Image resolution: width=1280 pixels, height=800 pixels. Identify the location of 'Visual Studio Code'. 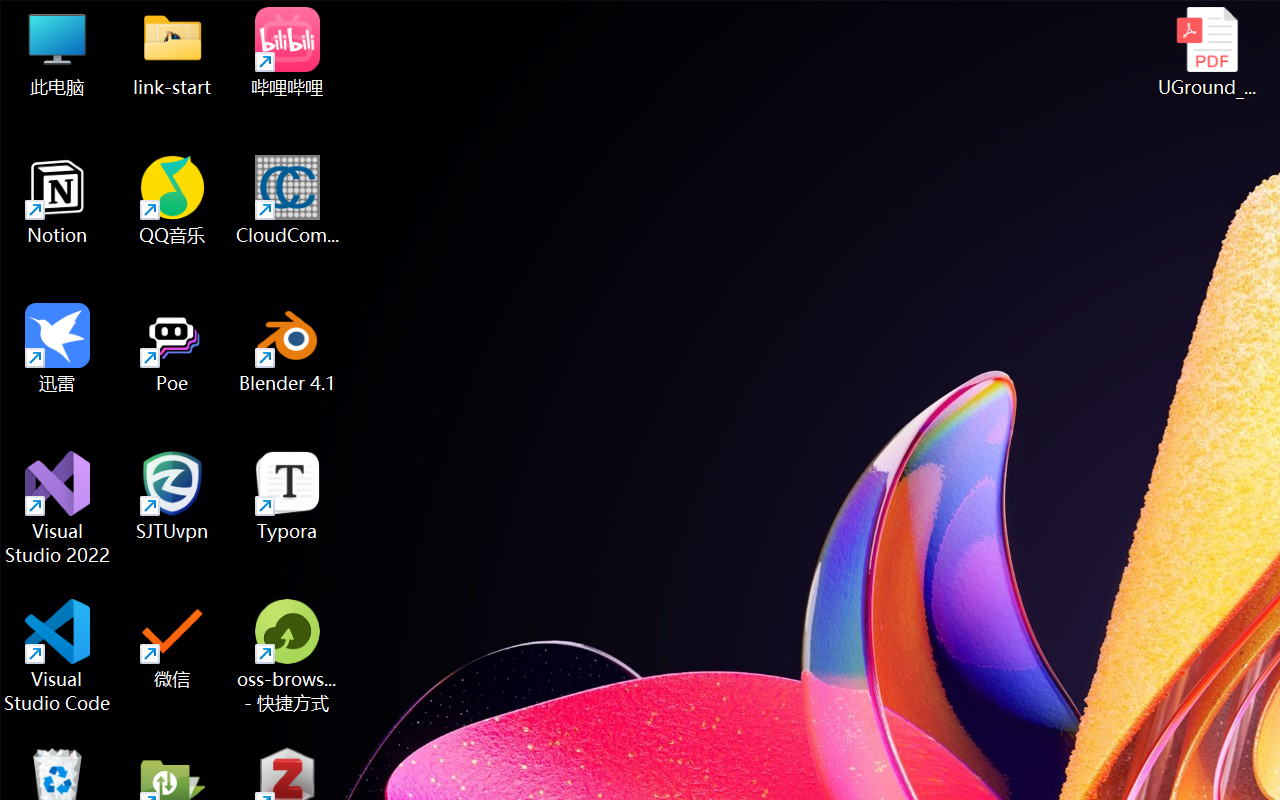
(57, 655).